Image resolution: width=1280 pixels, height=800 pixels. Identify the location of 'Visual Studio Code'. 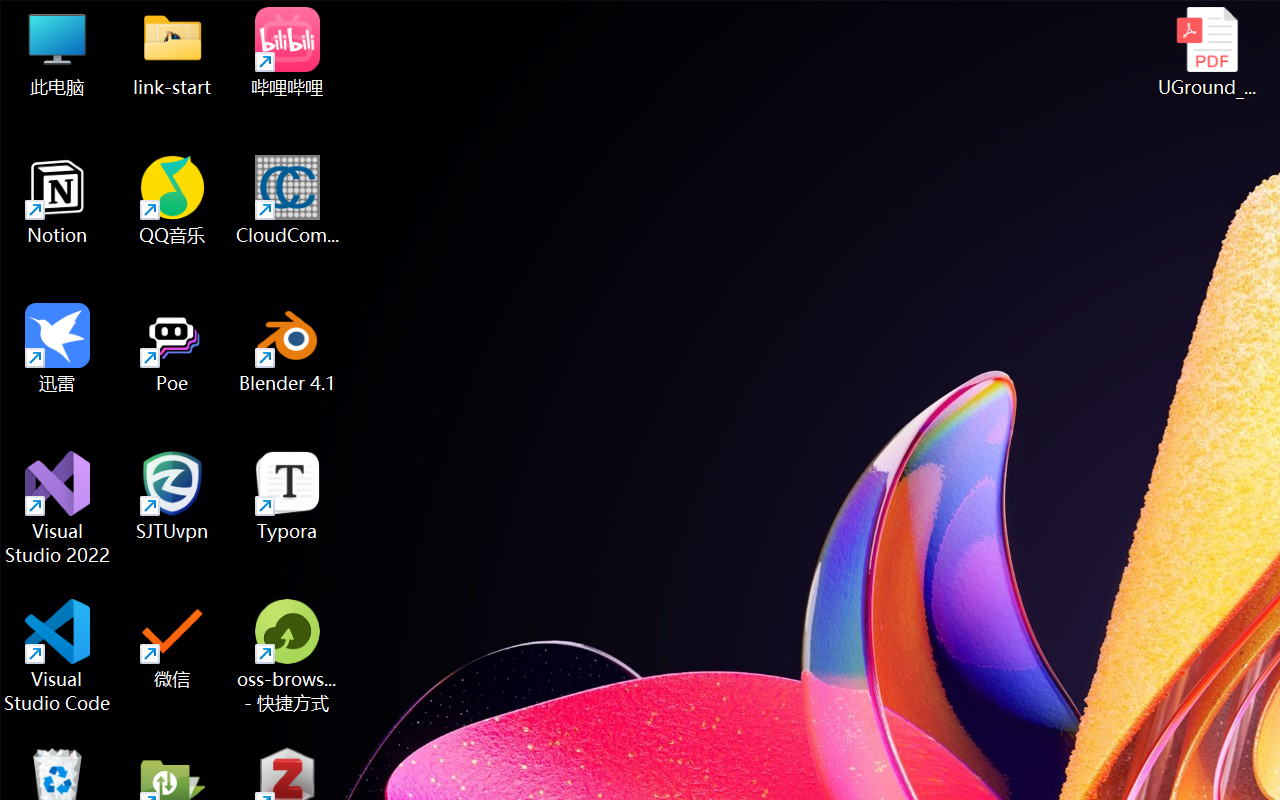
(57, 655).